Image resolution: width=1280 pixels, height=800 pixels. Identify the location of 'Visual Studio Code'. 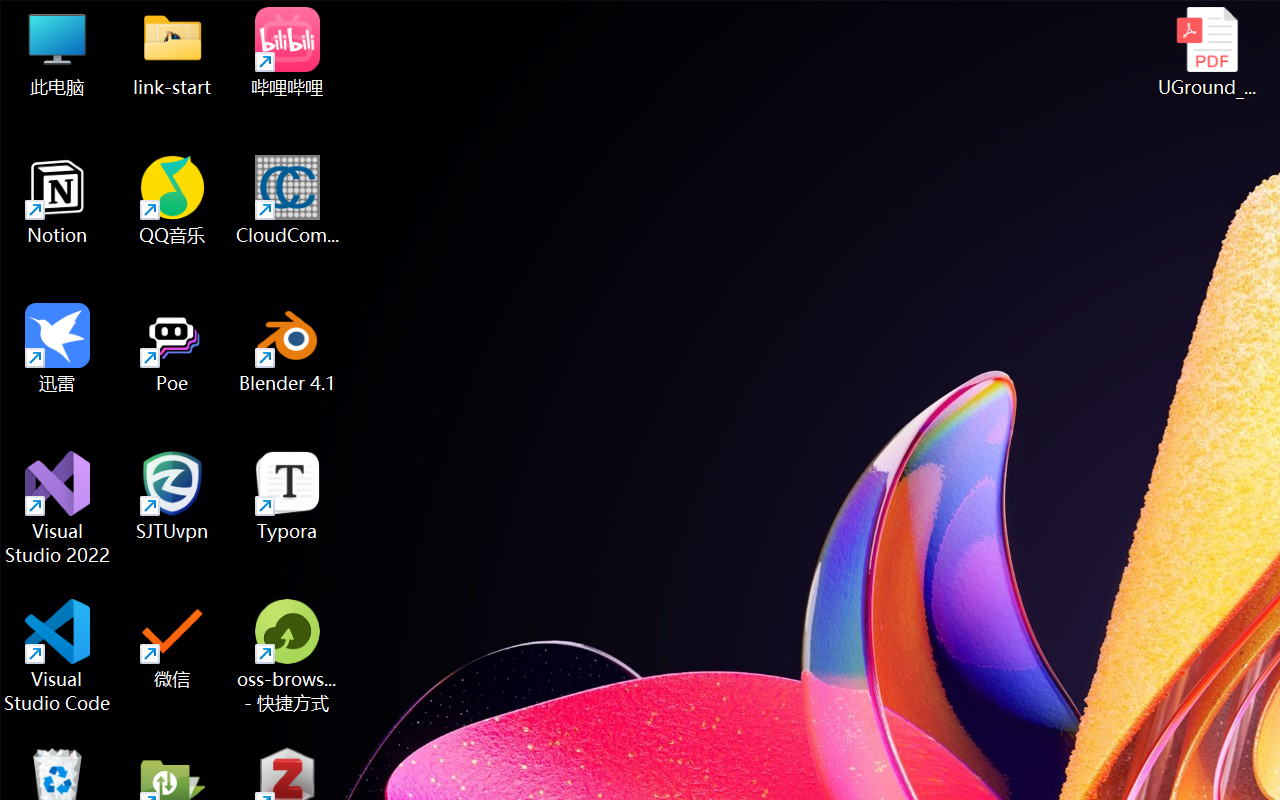
(57, 655).